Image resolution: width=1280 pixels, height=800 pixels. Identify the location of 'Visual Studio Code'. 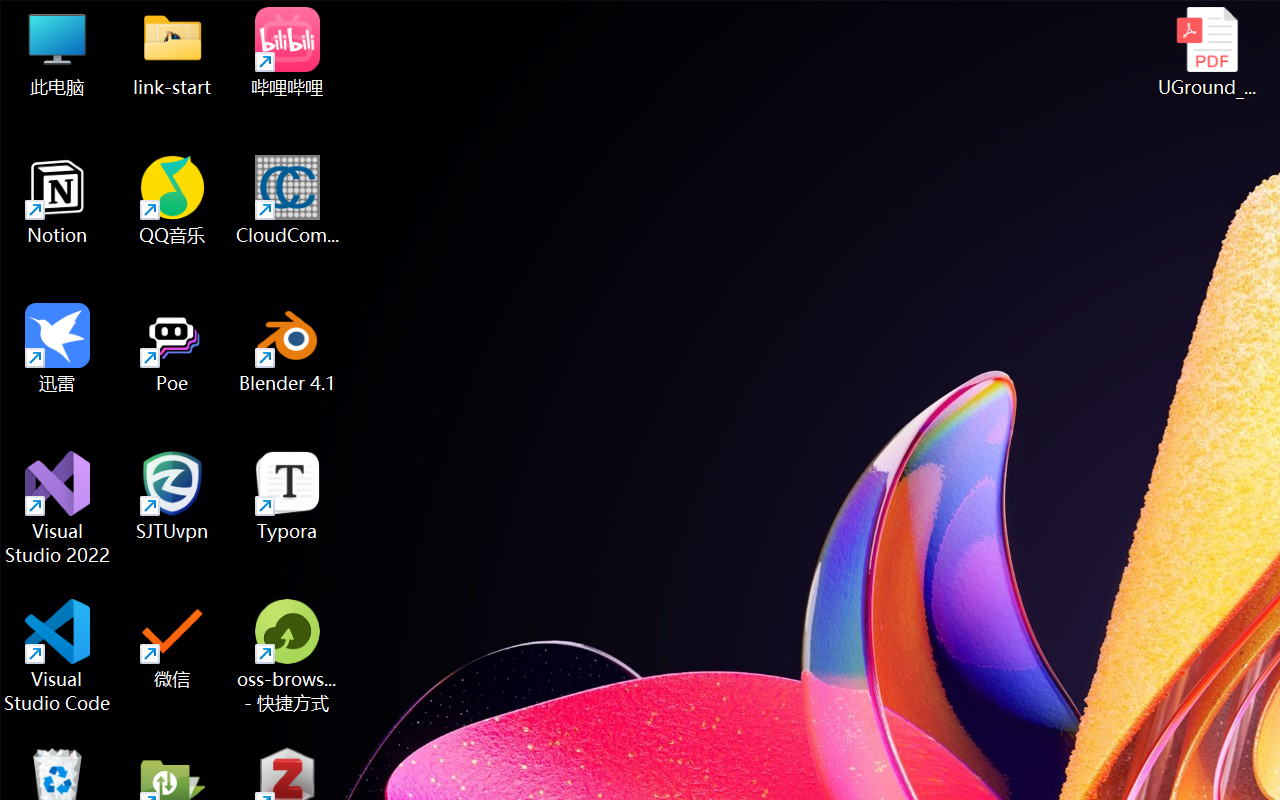
(57, 655).